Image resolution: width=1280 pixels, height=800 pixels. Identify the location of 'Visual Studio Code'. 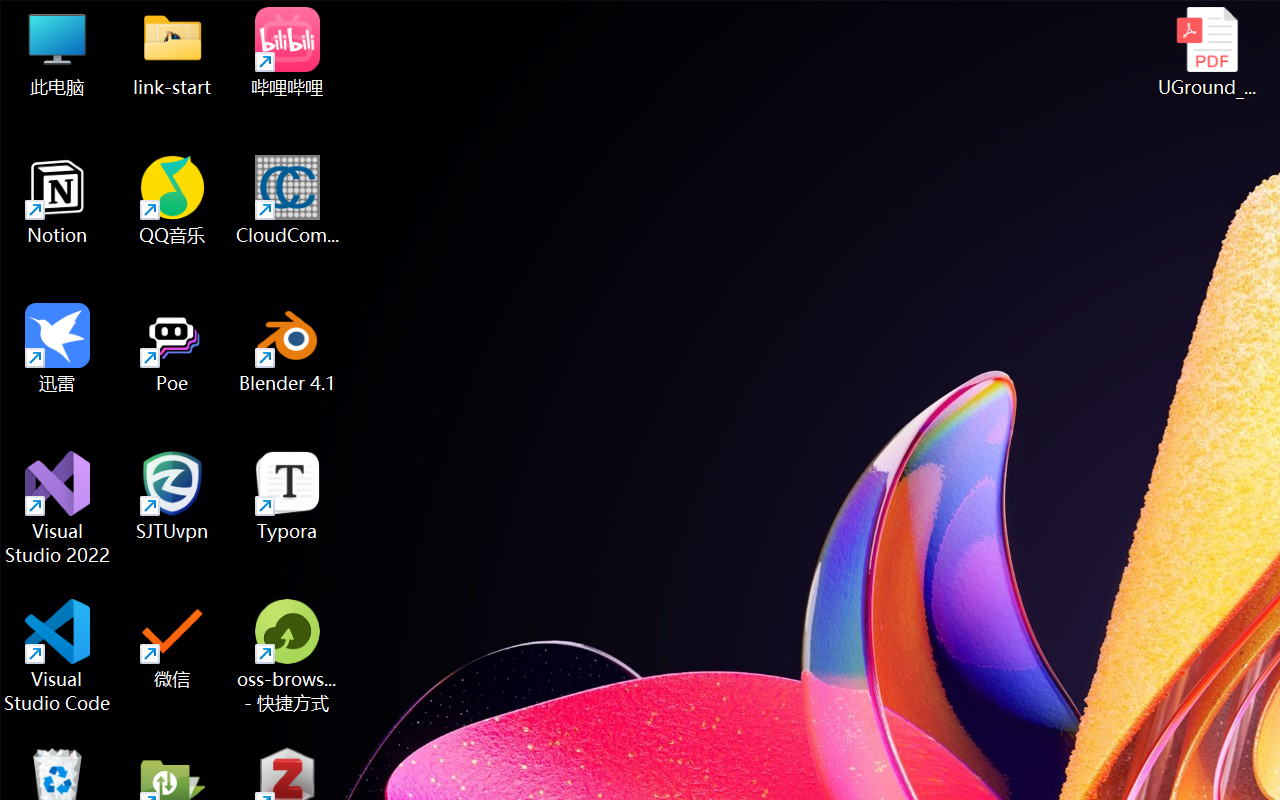
(57, 655).